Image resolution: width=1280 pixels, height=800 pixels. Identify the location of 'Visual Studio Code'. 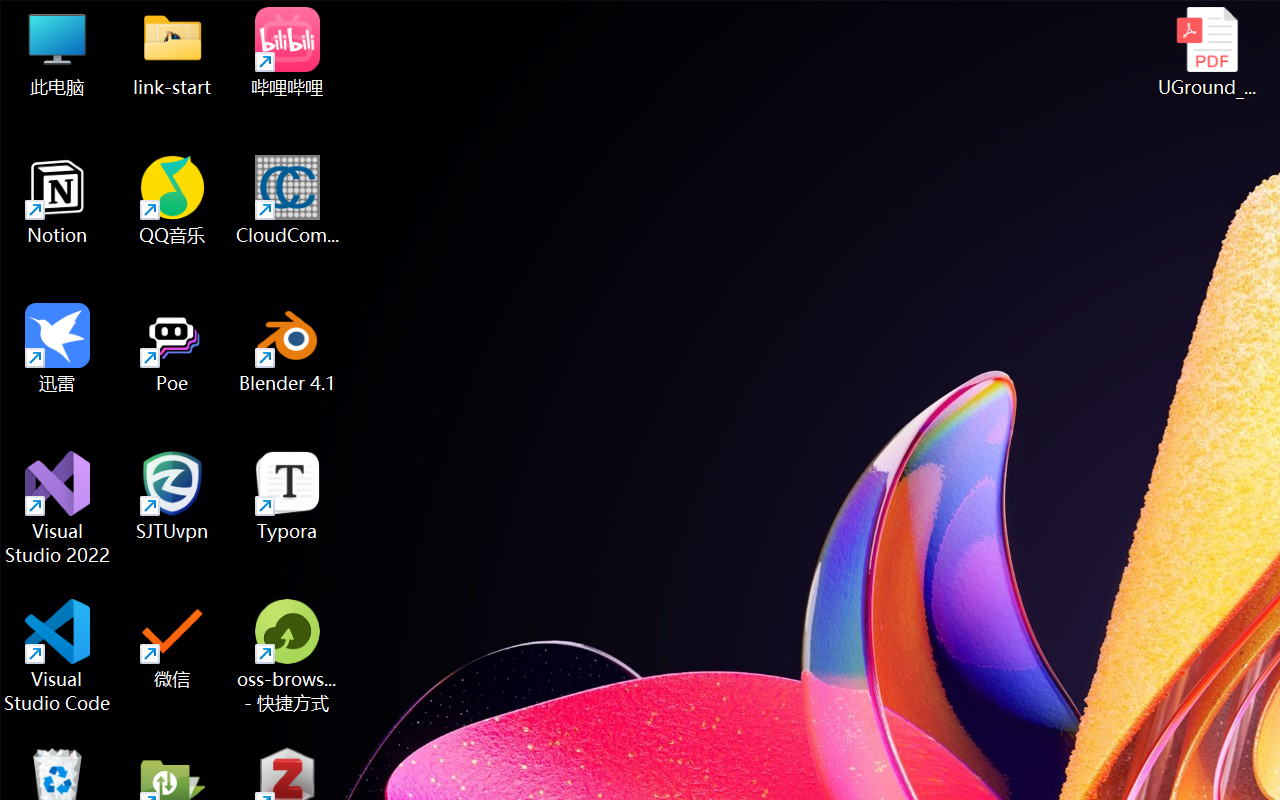
(57, 655).